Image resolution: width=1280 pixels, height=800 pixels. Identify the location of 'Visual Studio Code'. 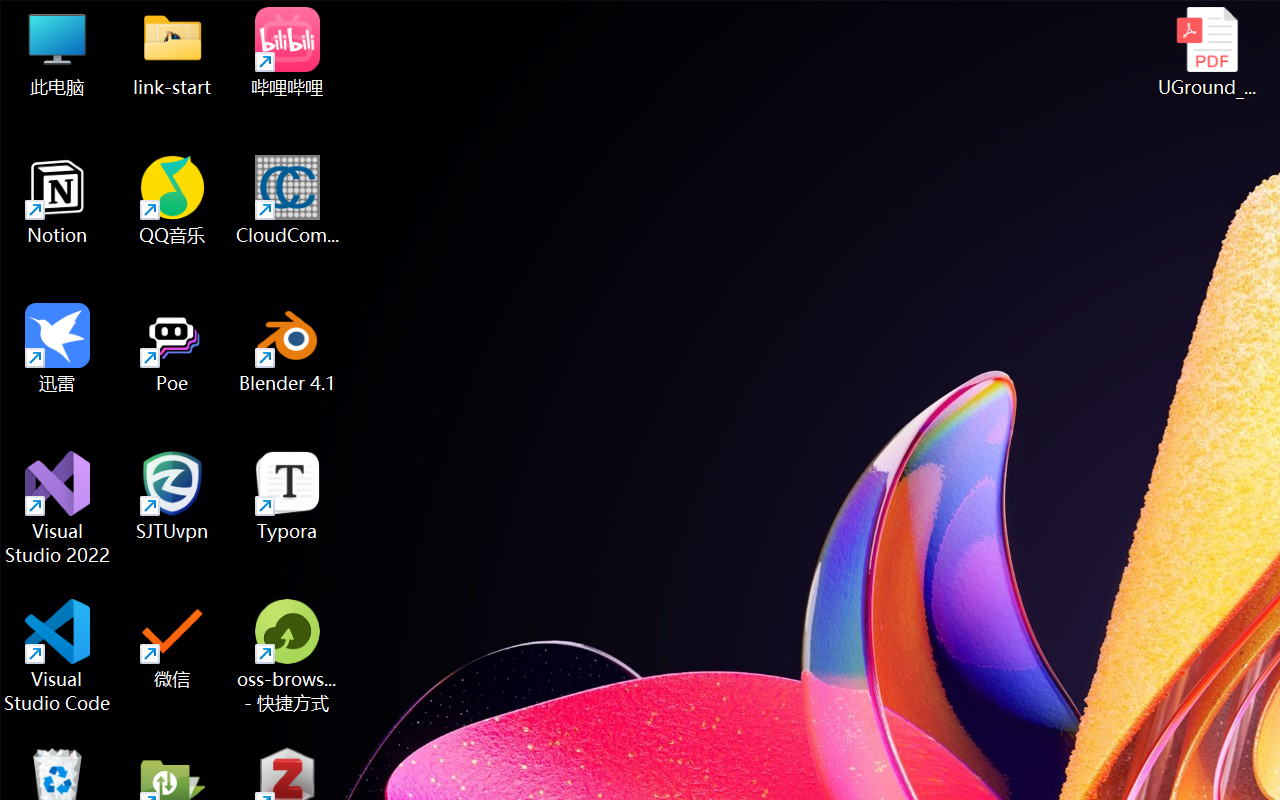
(57, 655).